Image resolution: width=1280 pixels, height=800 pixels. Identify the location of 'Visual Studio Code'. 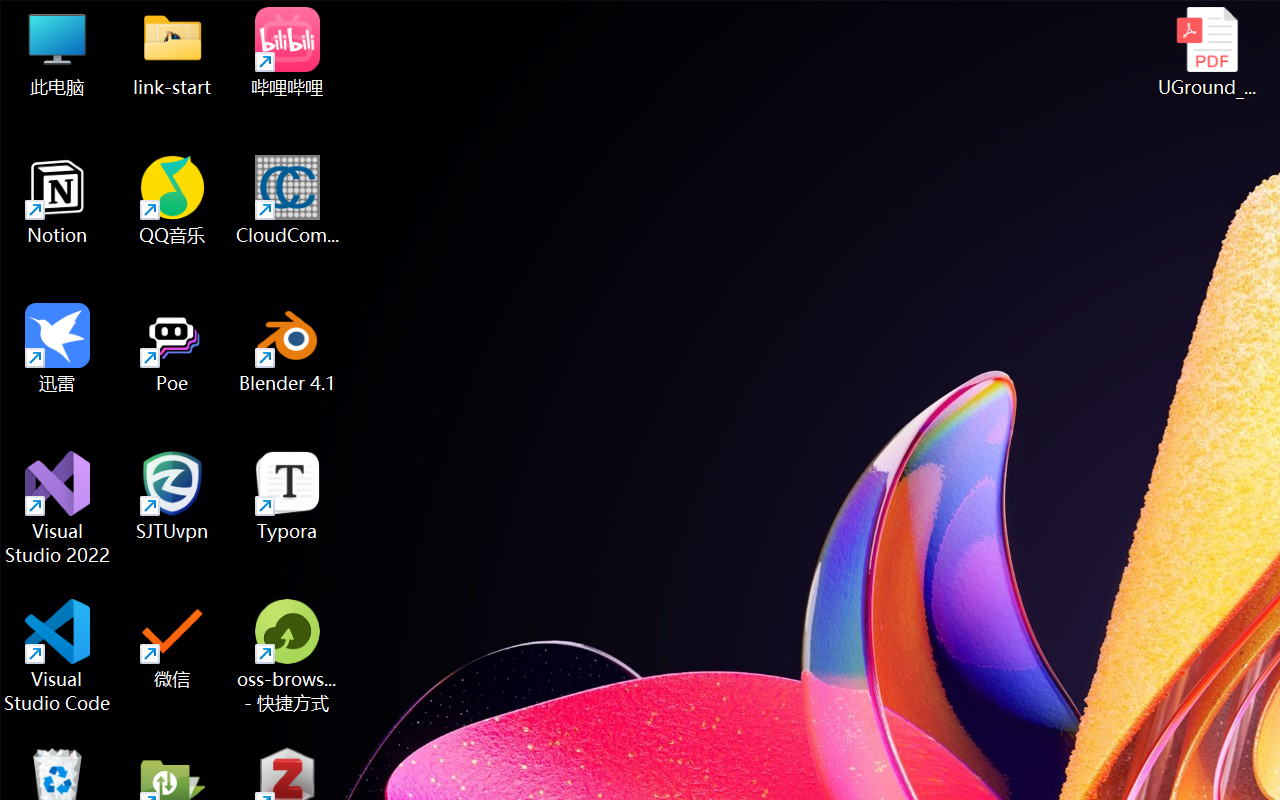
(57, 655).